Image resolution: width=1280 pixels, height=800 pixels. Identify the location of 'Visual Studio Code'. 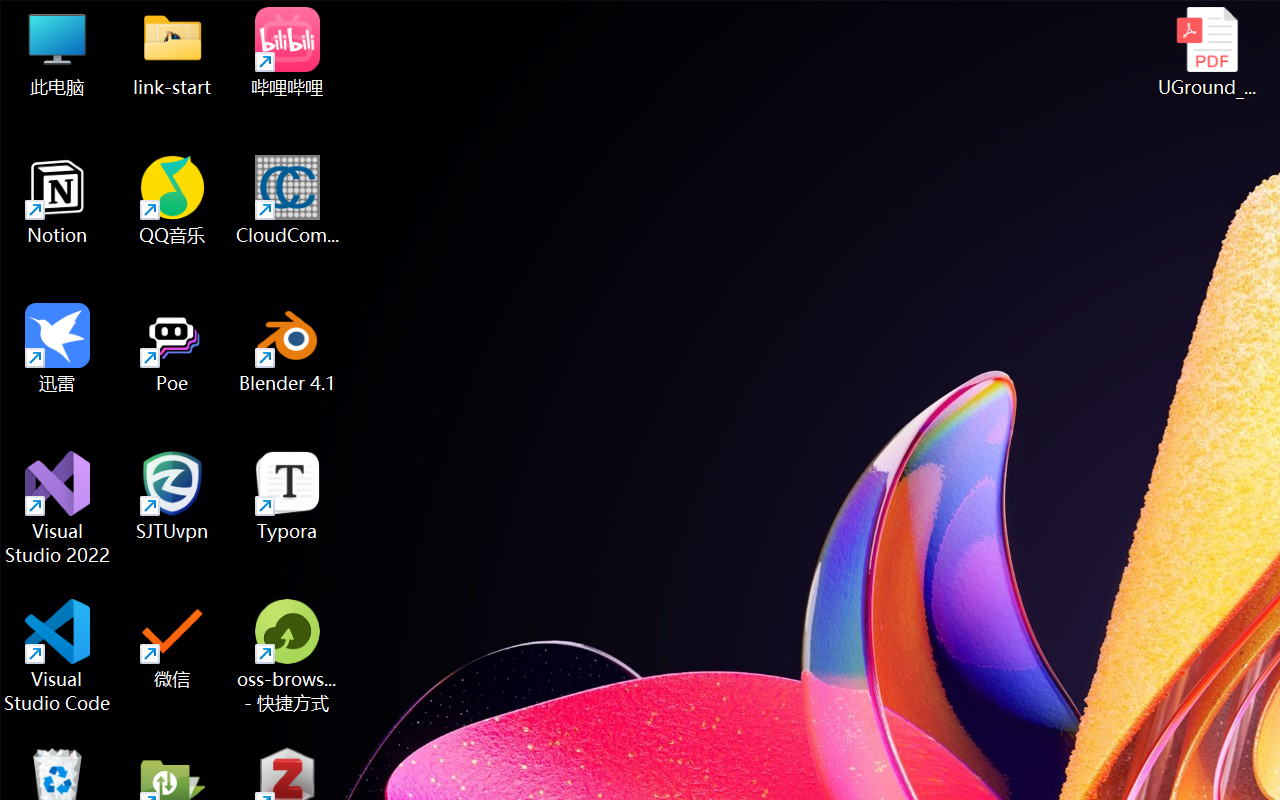
(57, 655).